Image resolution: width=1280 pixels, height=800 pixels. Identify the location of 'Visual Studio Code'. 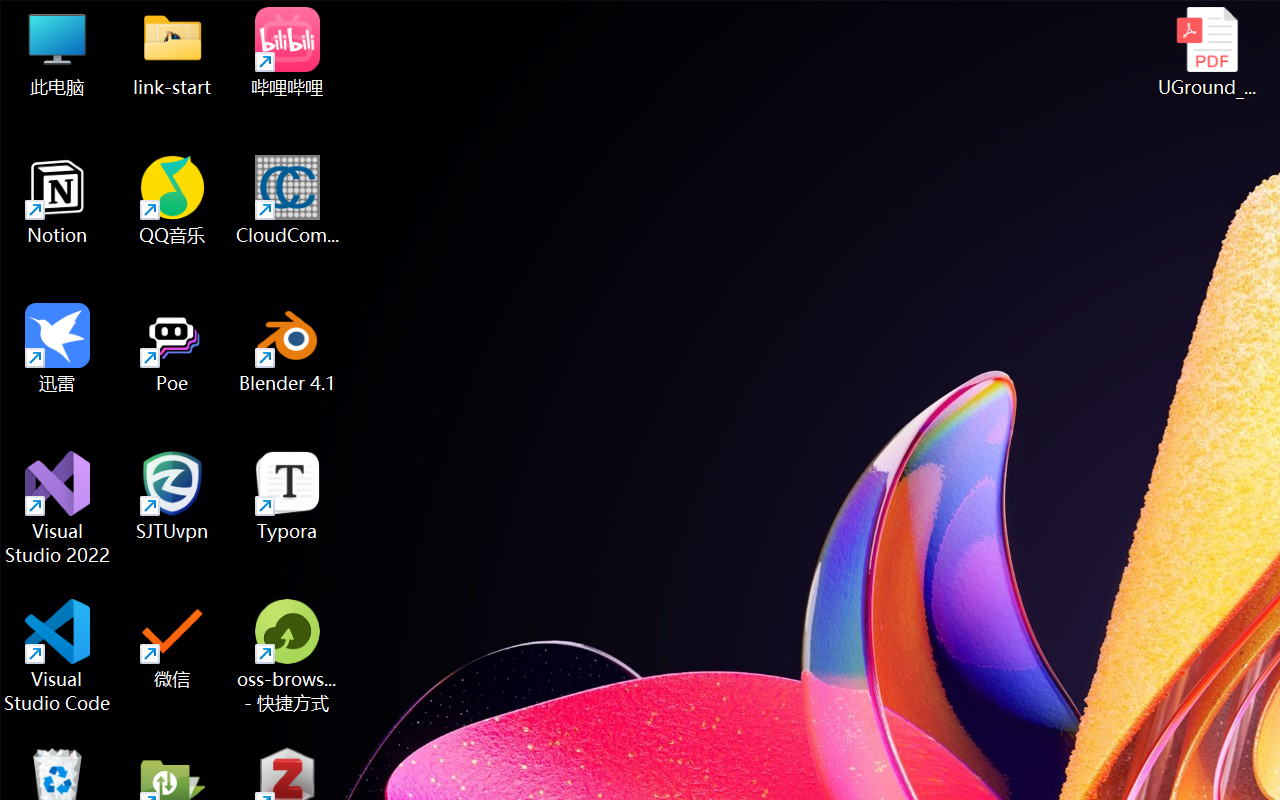
(57, 655).